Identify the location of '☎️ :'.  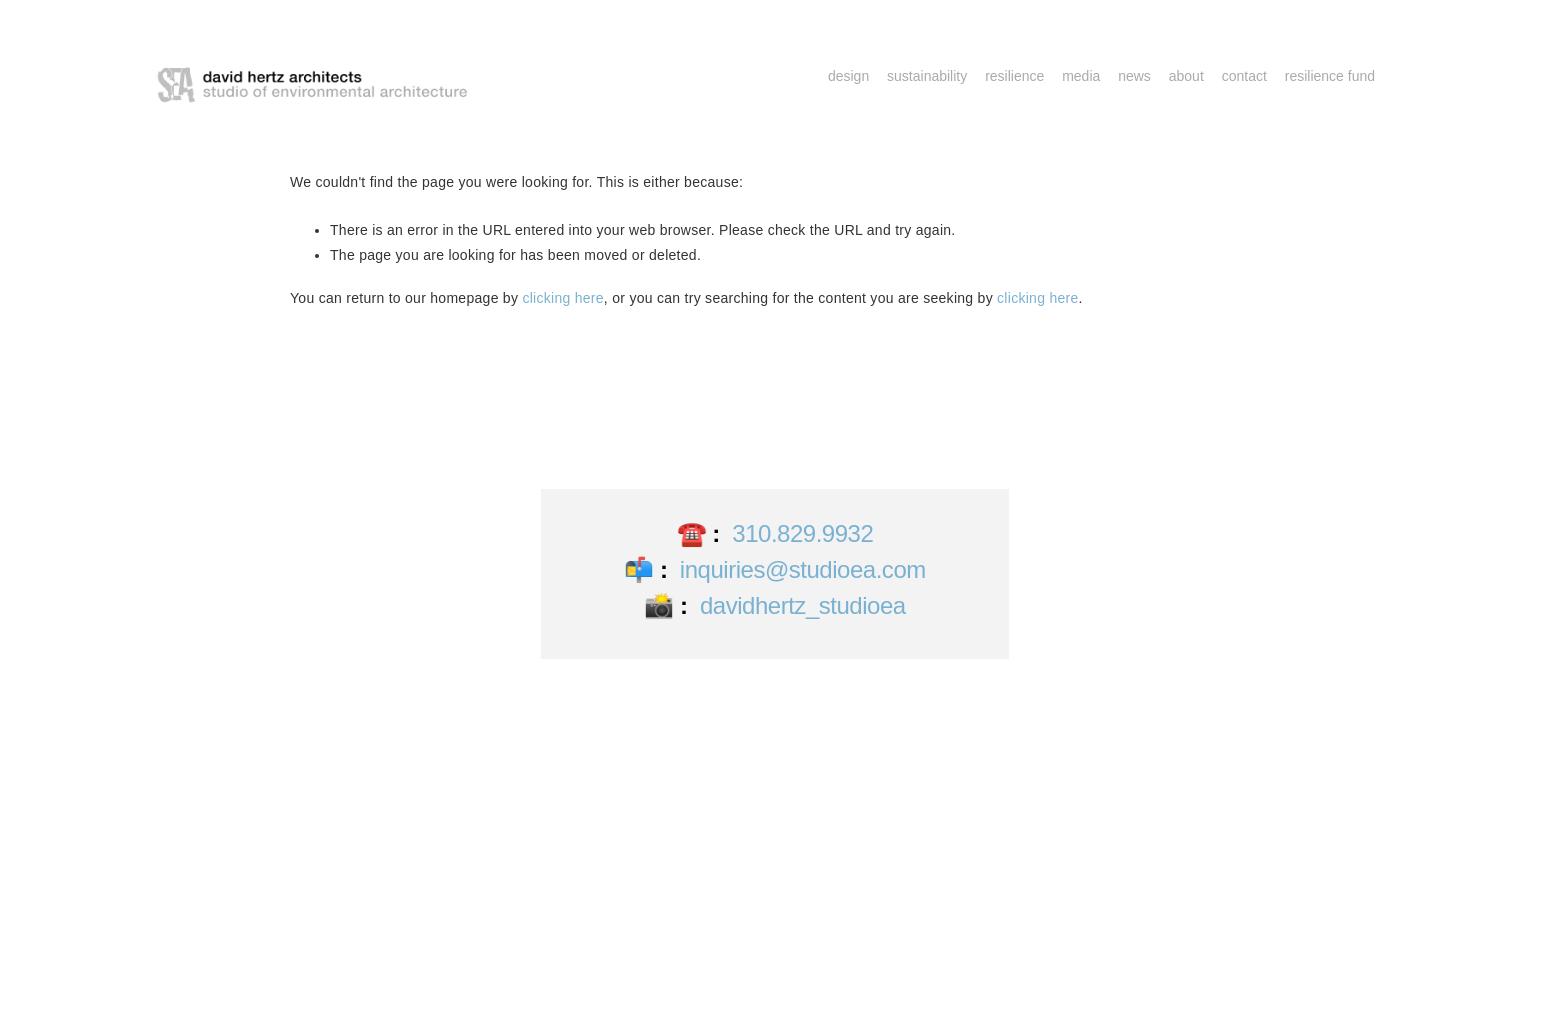
(674, 531).